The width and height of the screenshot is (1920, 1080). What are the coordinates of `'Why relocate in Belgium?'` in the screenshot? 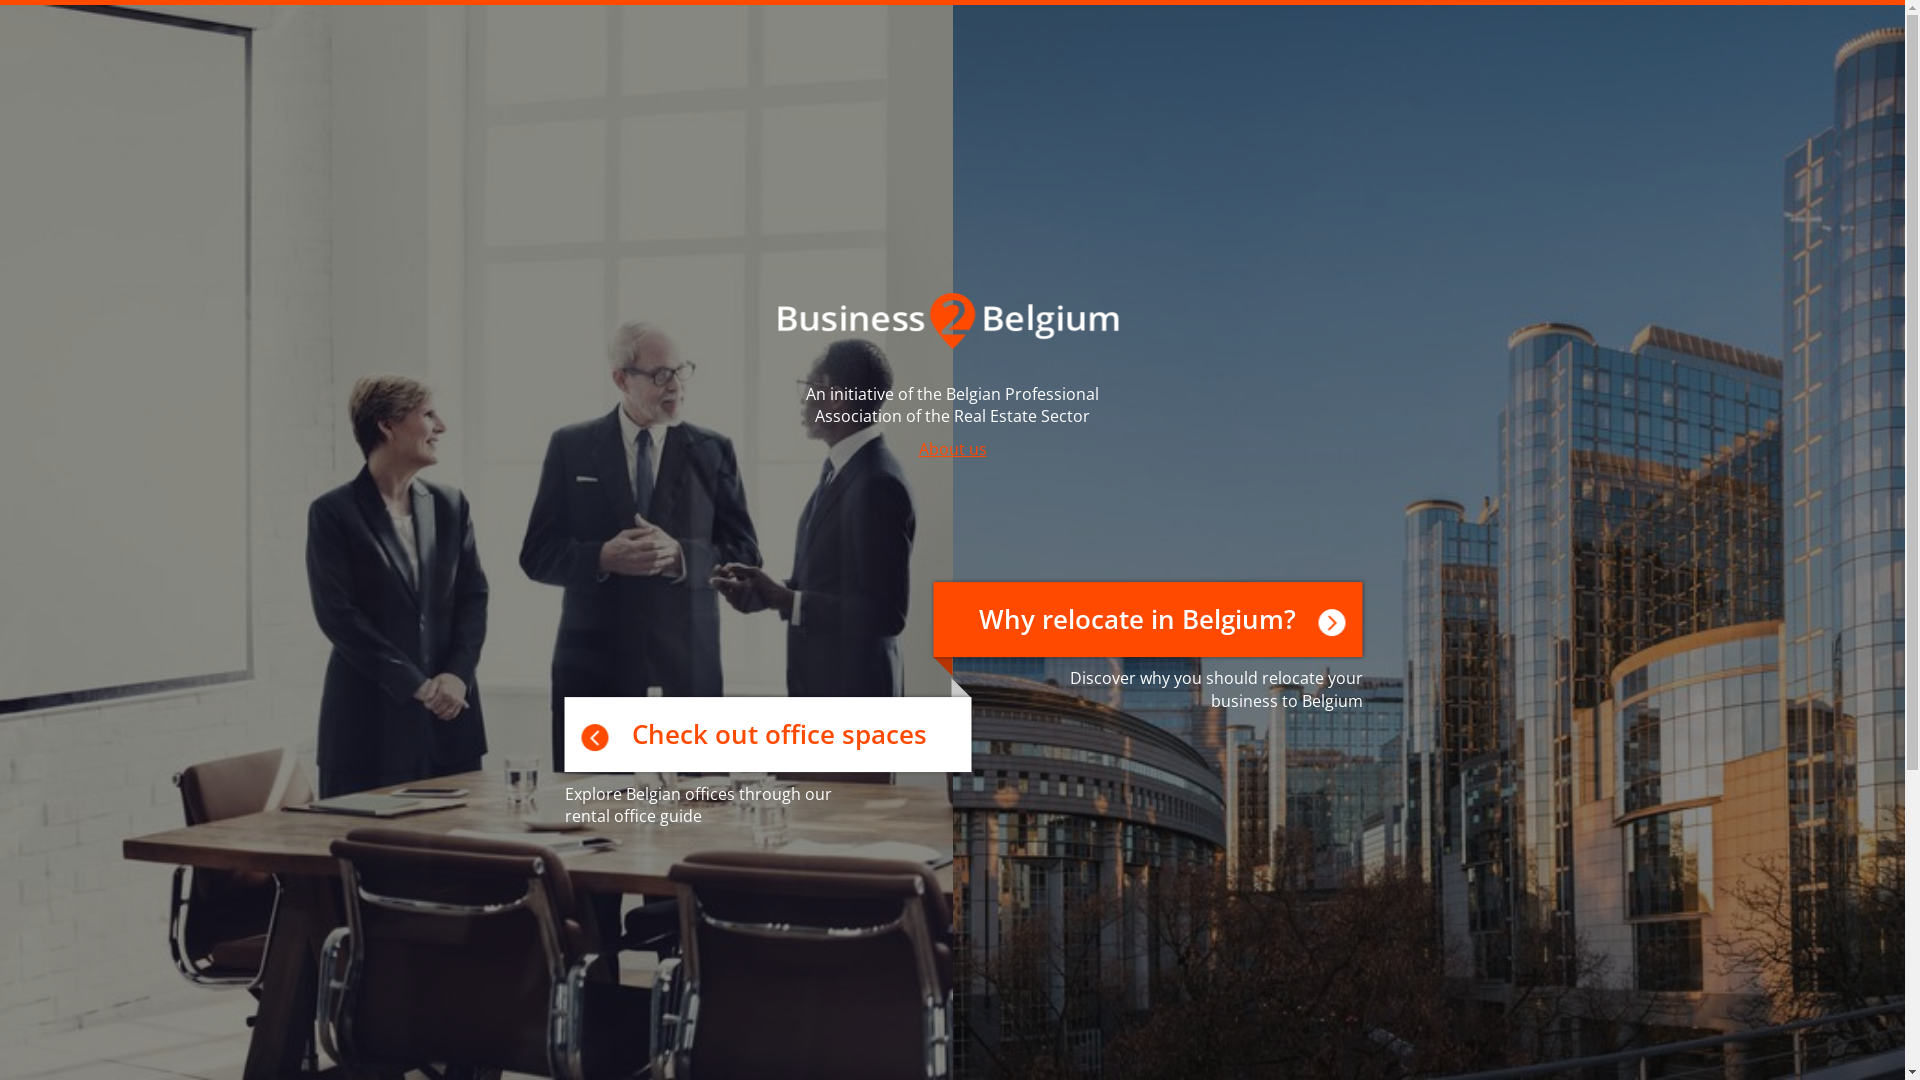 It's located at (1148, 618).